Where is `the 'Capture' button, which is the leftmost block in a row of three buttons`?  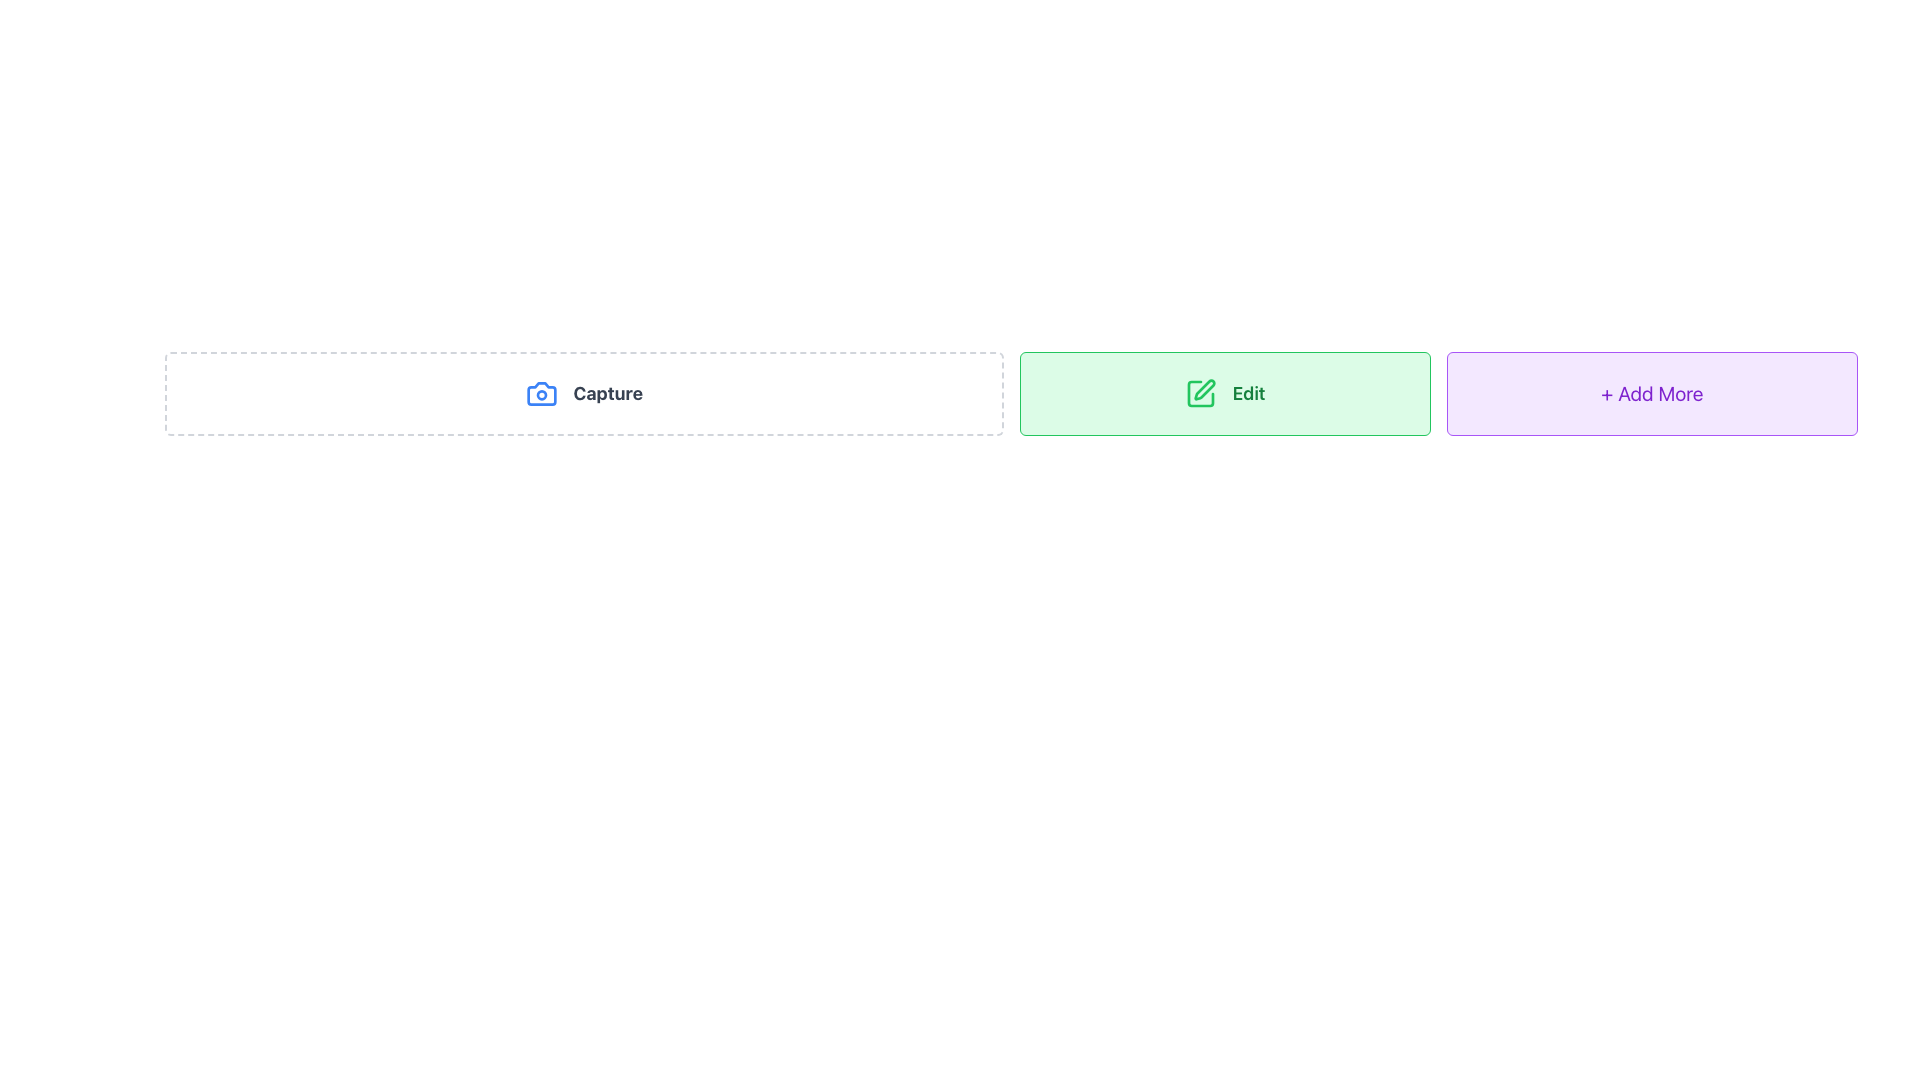
the 'Capture' button, which is the leftmost block in a row of three buttons is located at coordinates (583, 393).